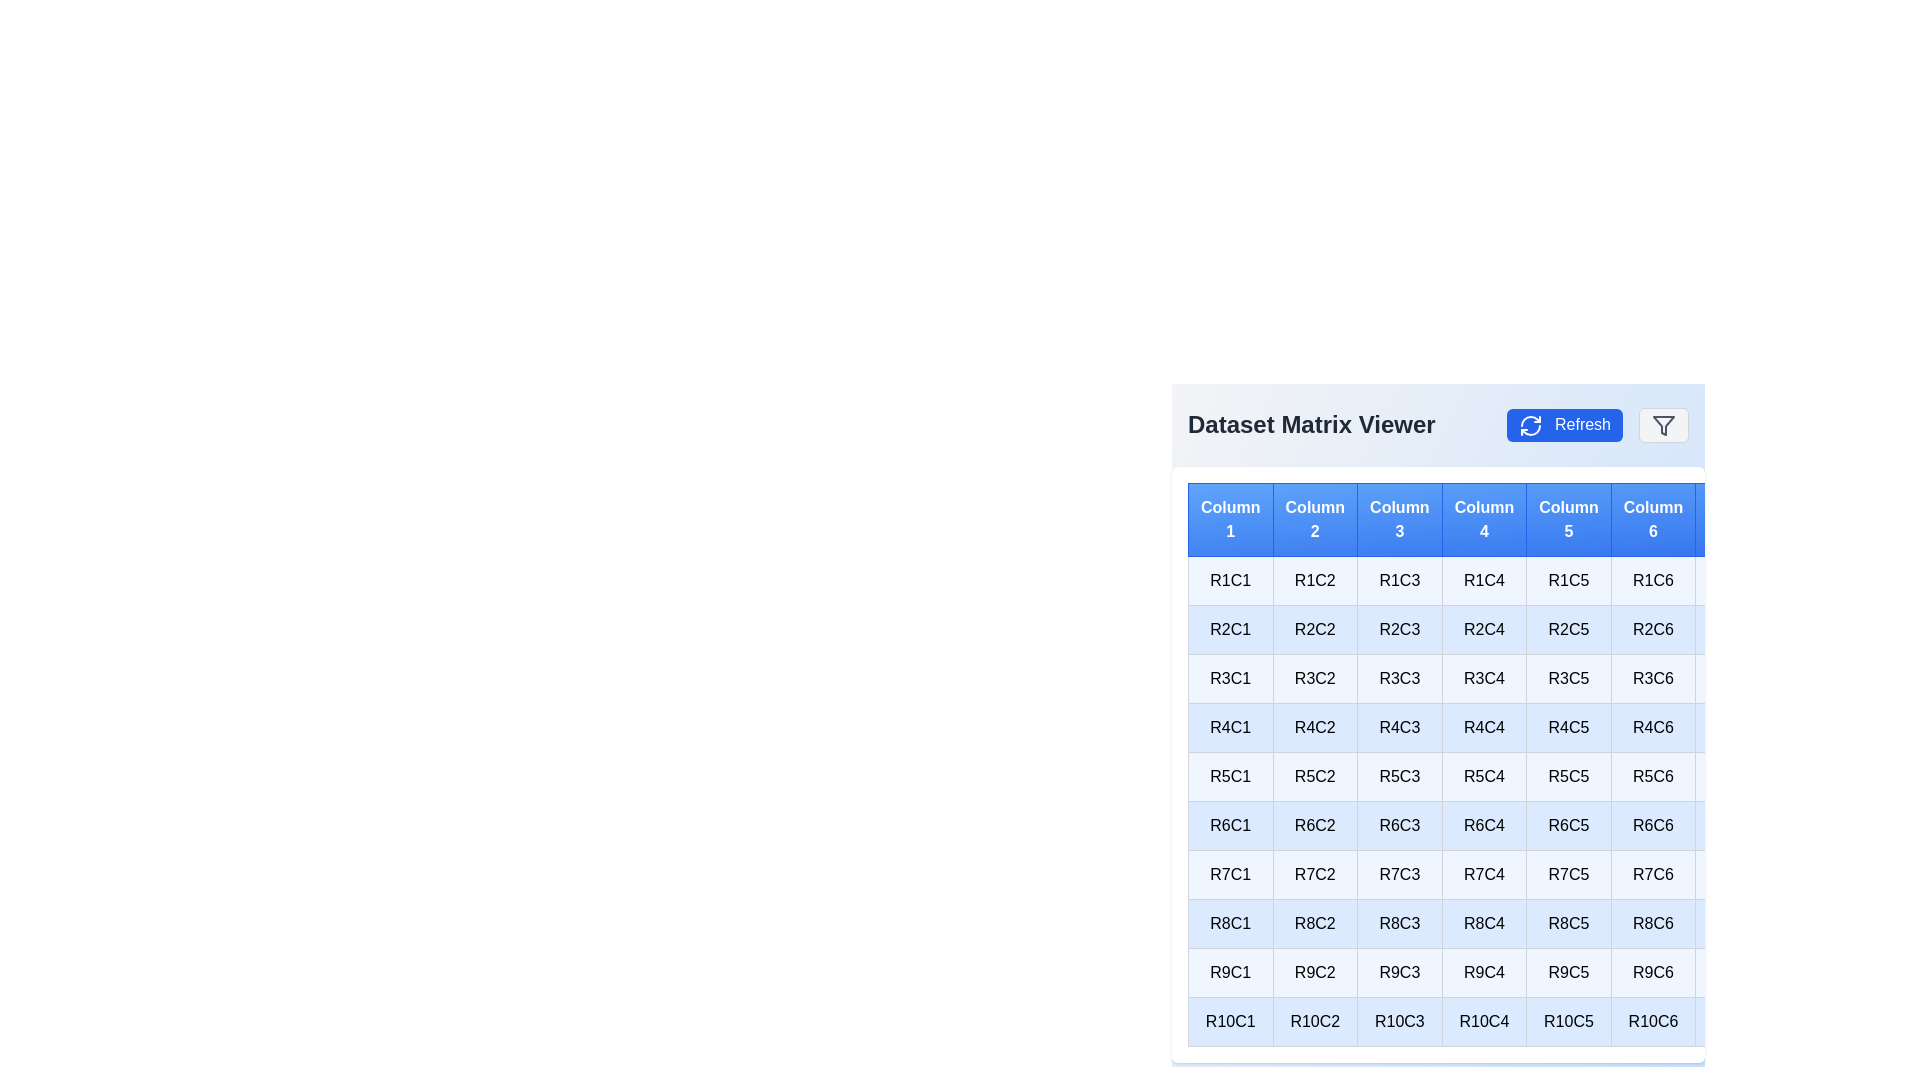 The width and height of the screenshot is (1920, 1080). What do you see at coordinates (1664, 423) in the screenshot?
I see `the Filter button to apply filters` at bounding box center [1664, 423].